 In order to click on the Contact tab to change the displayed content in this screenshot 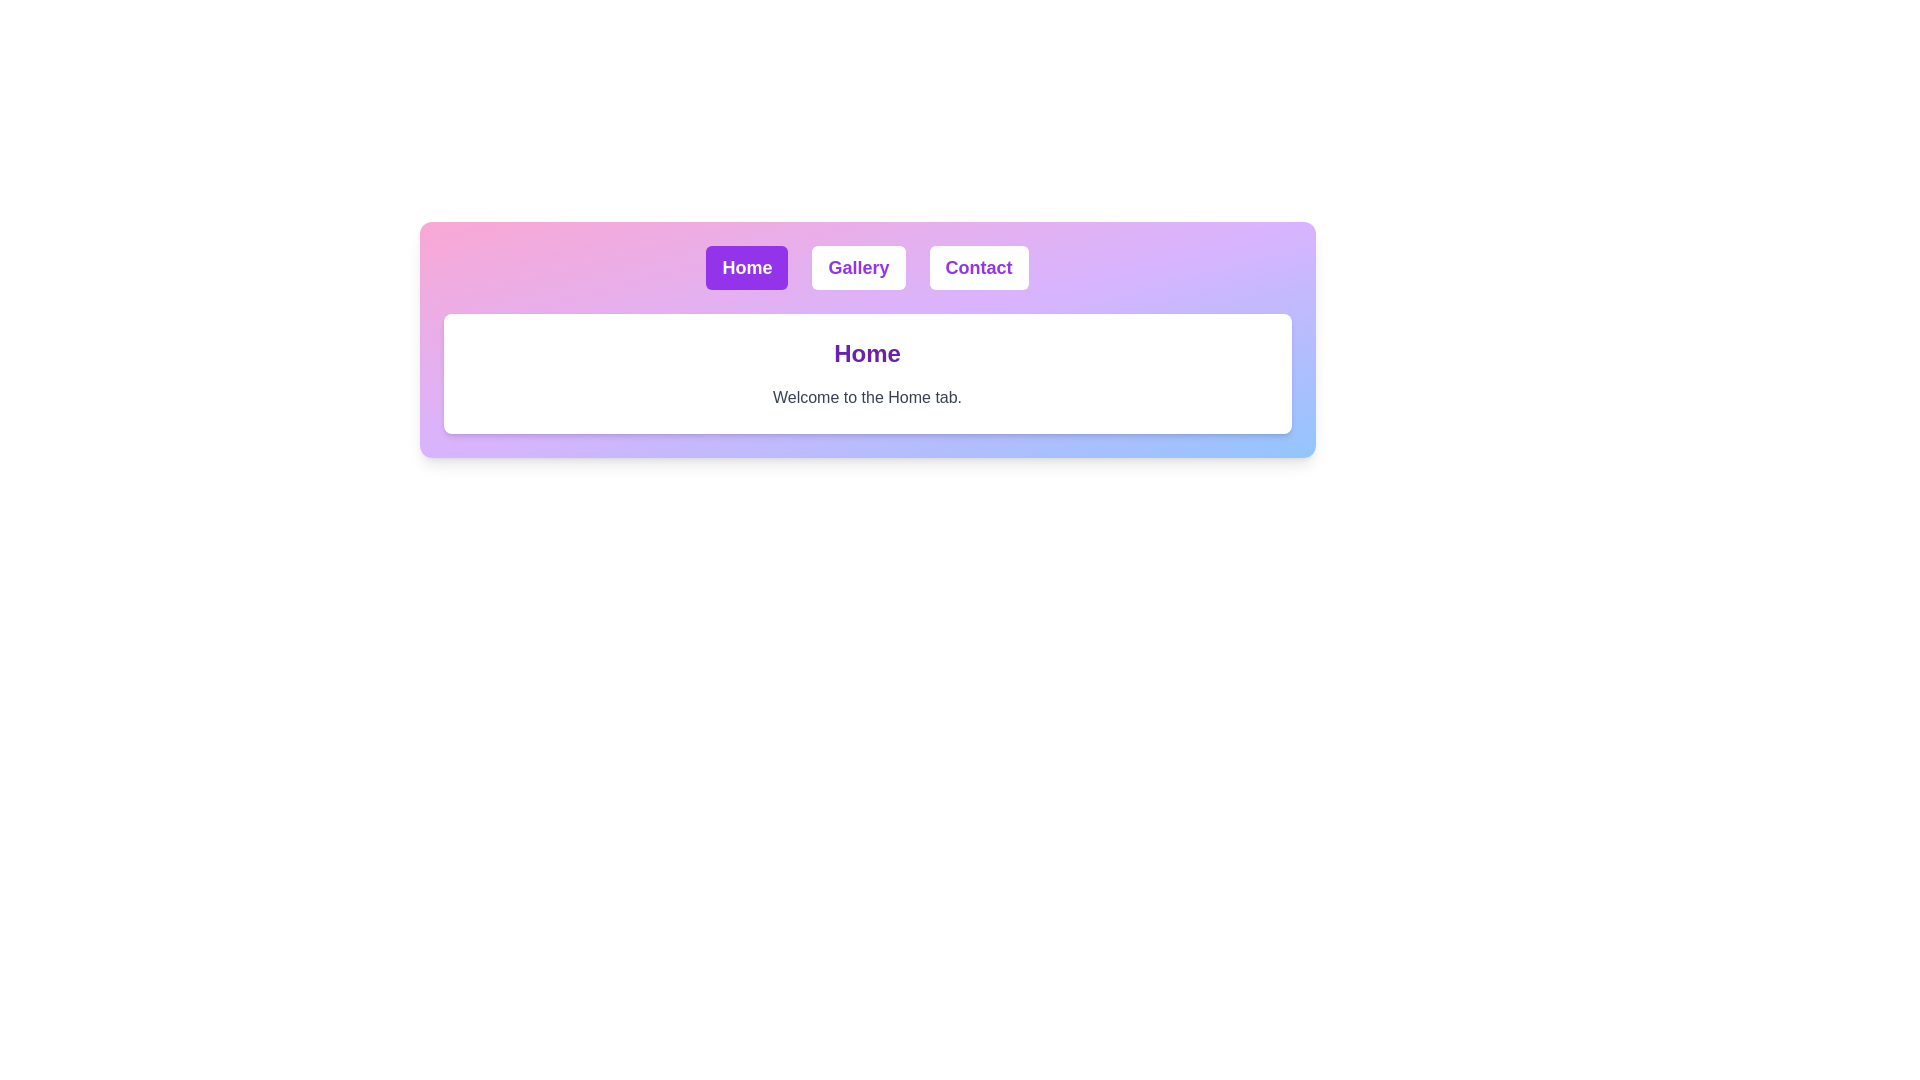, I will do `click(979, 266)`.